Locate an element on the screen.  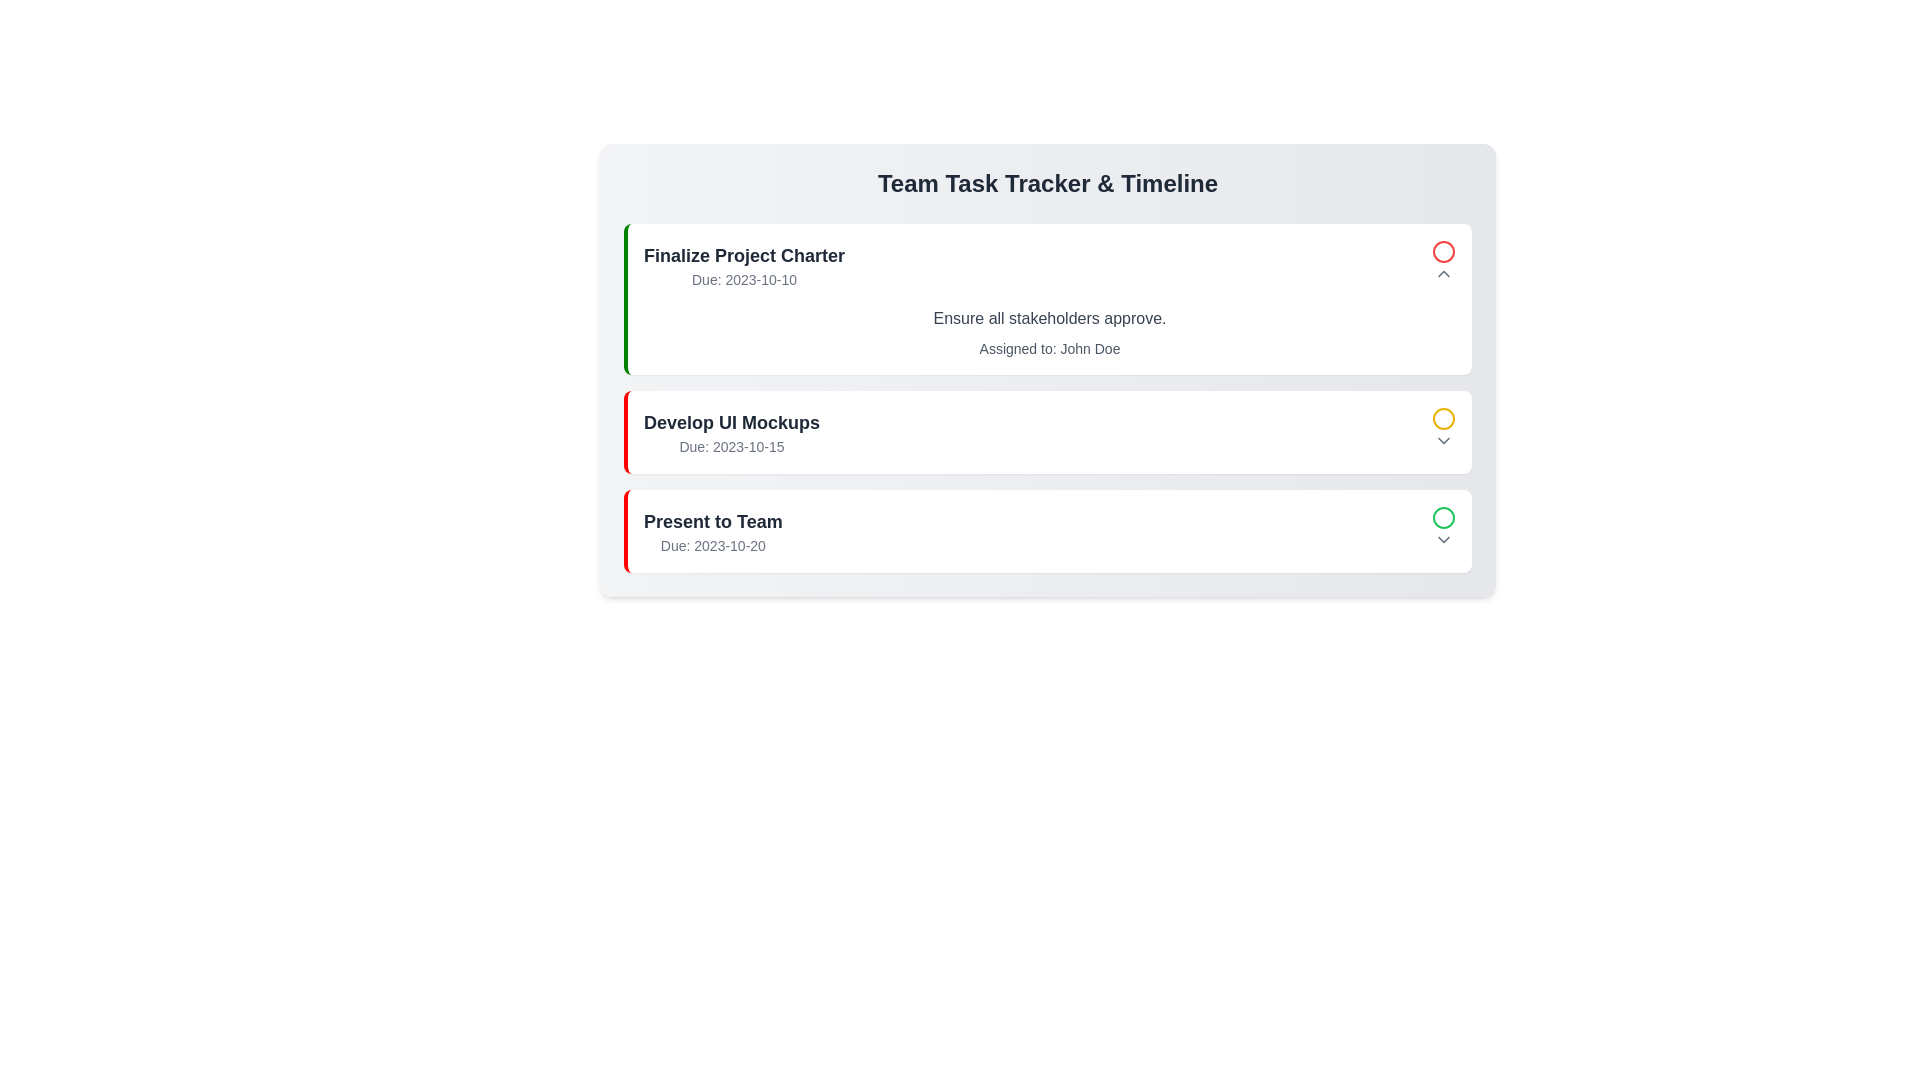
the Indicator icon at the right end of the first row in the vertical list of task items, which serves as a visual status indicator is located at coordinates (1444, 250).